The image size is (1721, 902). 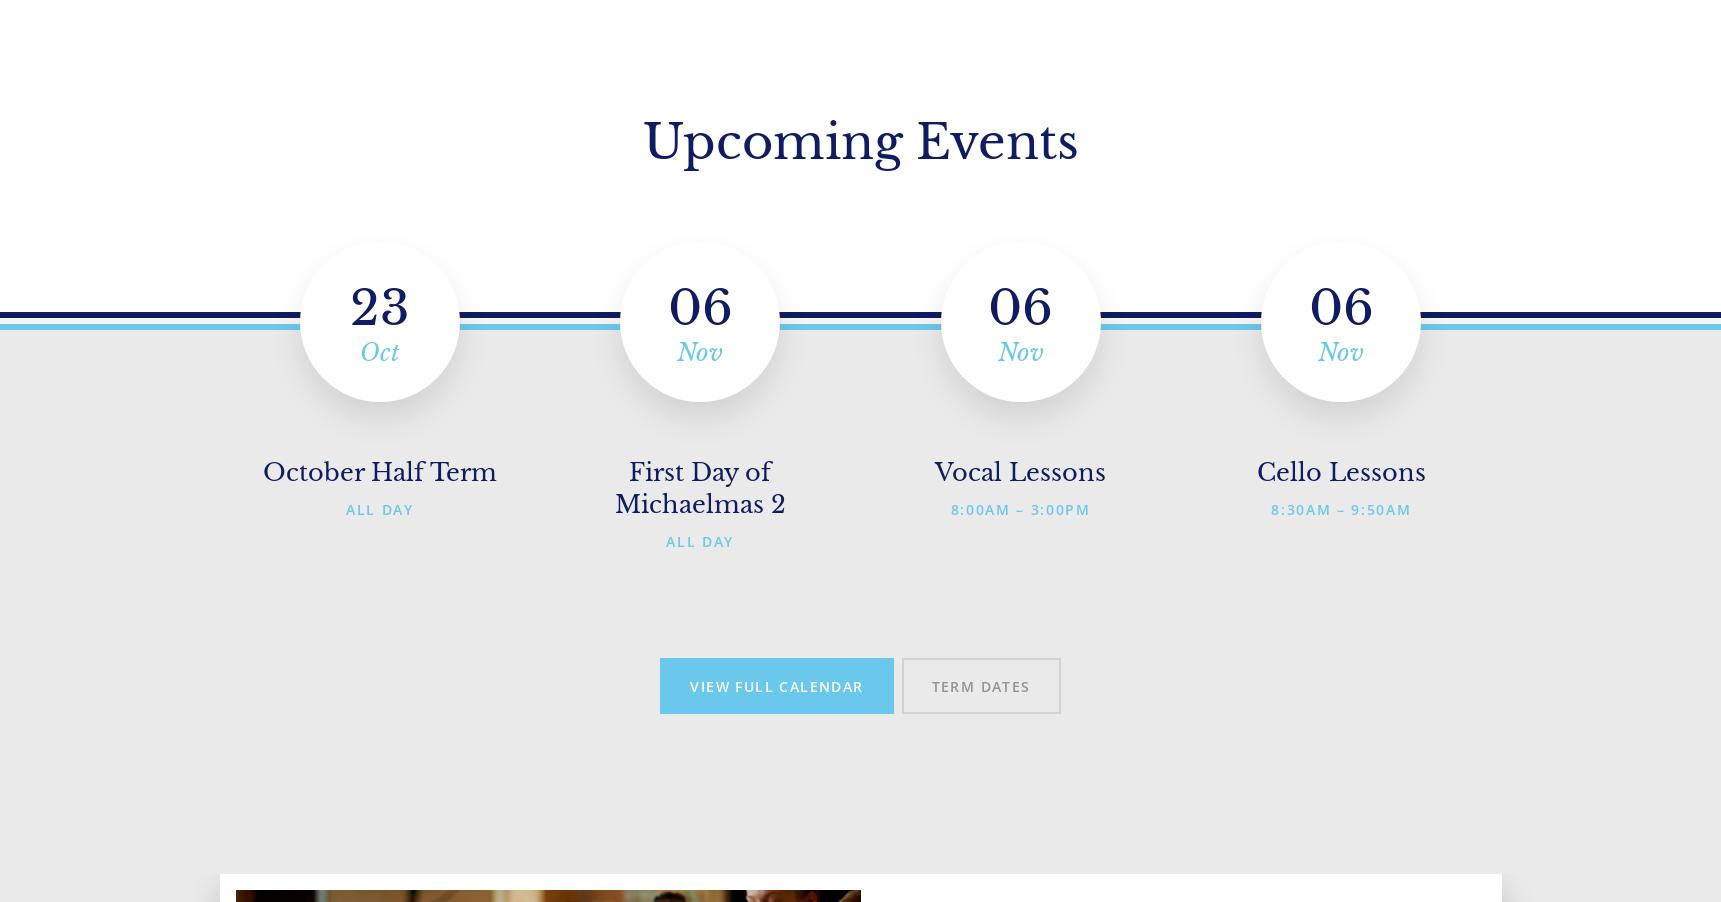 I want to click on 'View Full Calendar', so click(x=776, y=685).